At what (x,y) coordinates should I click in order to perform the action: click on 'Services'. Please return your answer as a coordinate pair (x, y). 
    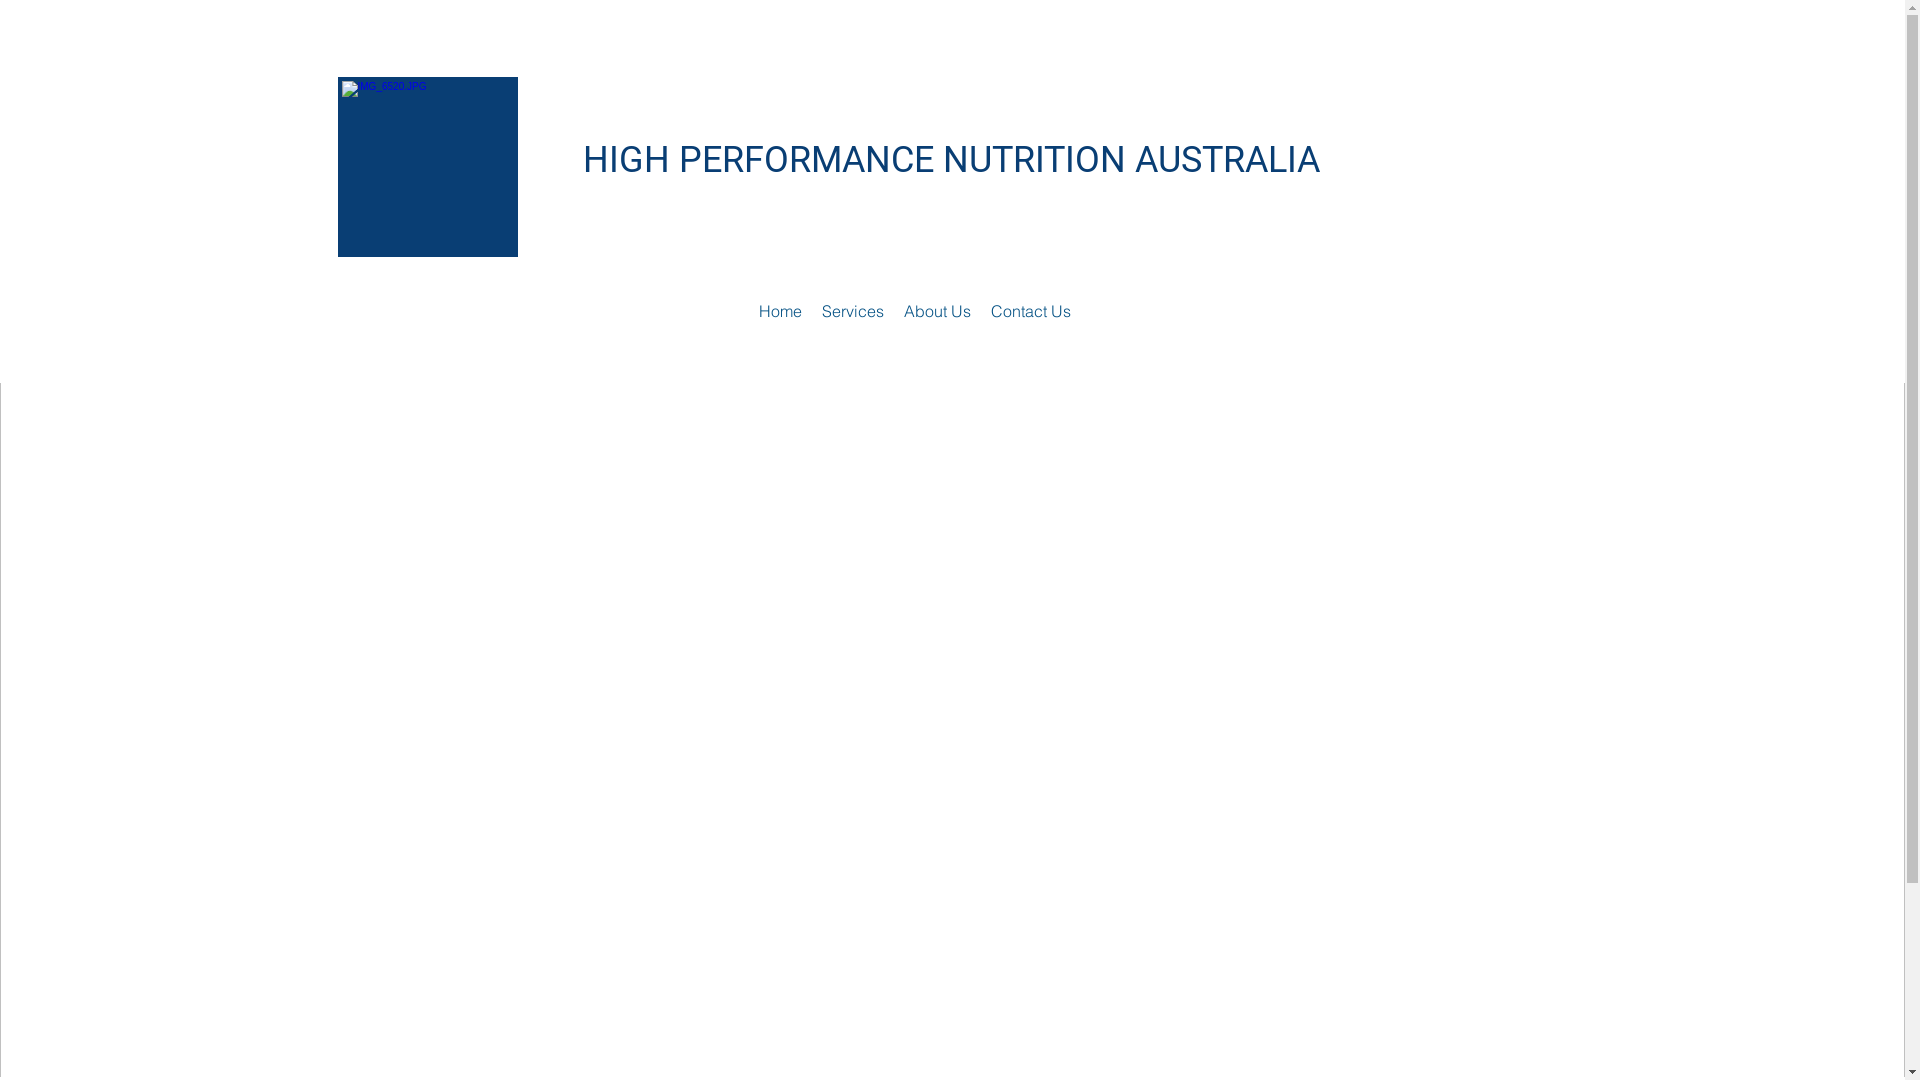
    Looking at the image, I should click on (853, 311).